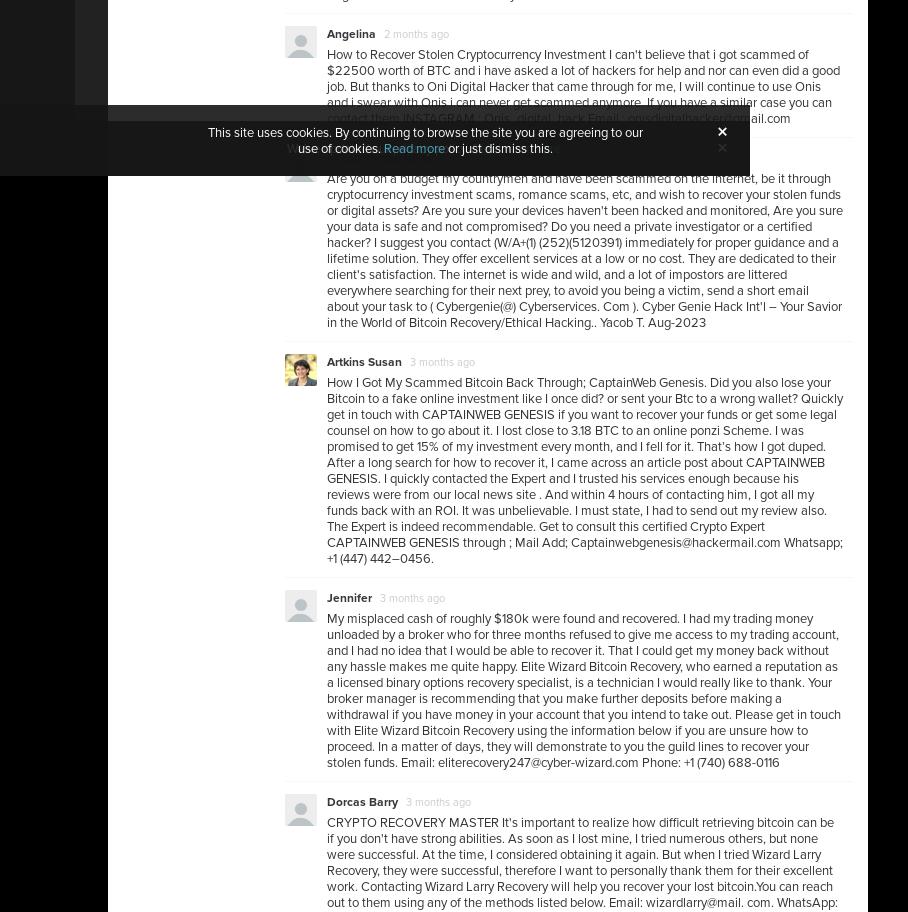 Image resolution: width=908 pixels, height=912 pixels. I want to click on 'Angelina', so click(351, 34).